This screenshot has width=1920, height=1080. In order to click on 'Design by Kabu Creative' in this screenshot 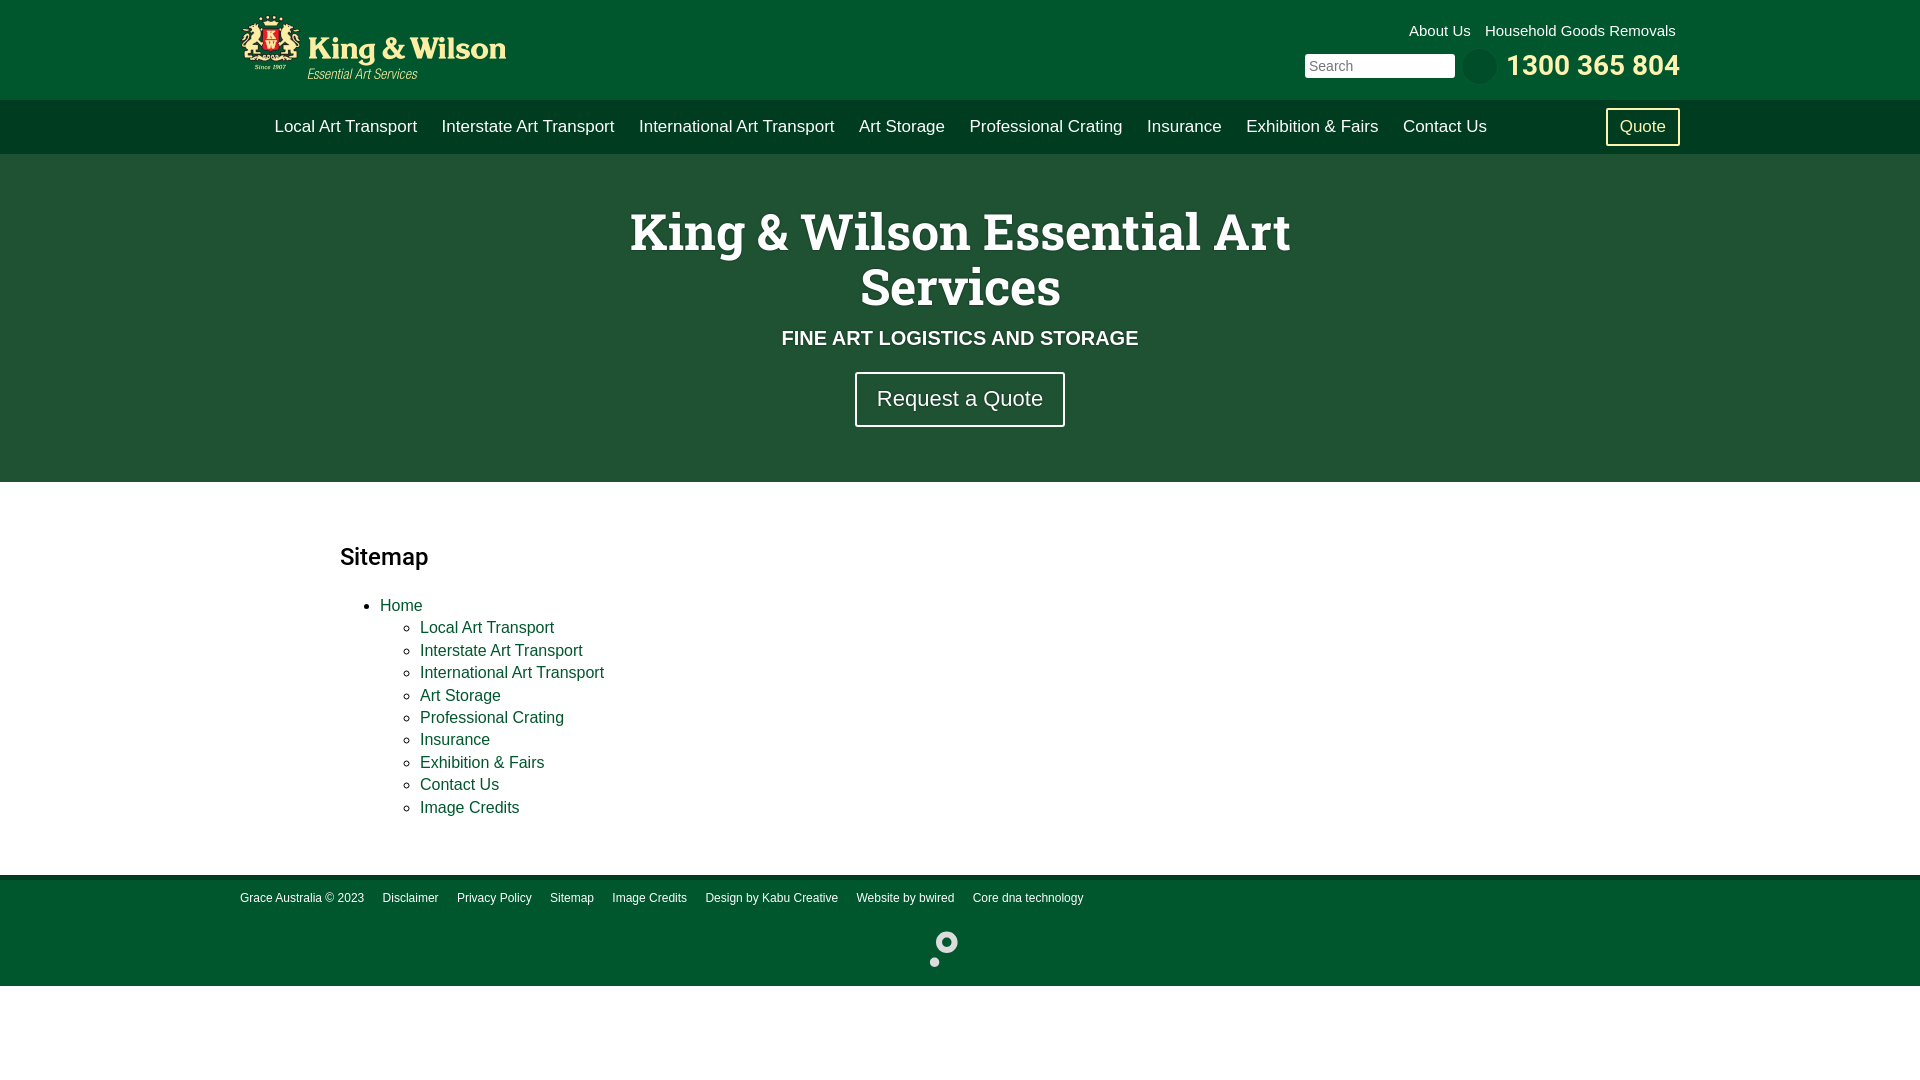, I will do `click(770, 897)`.